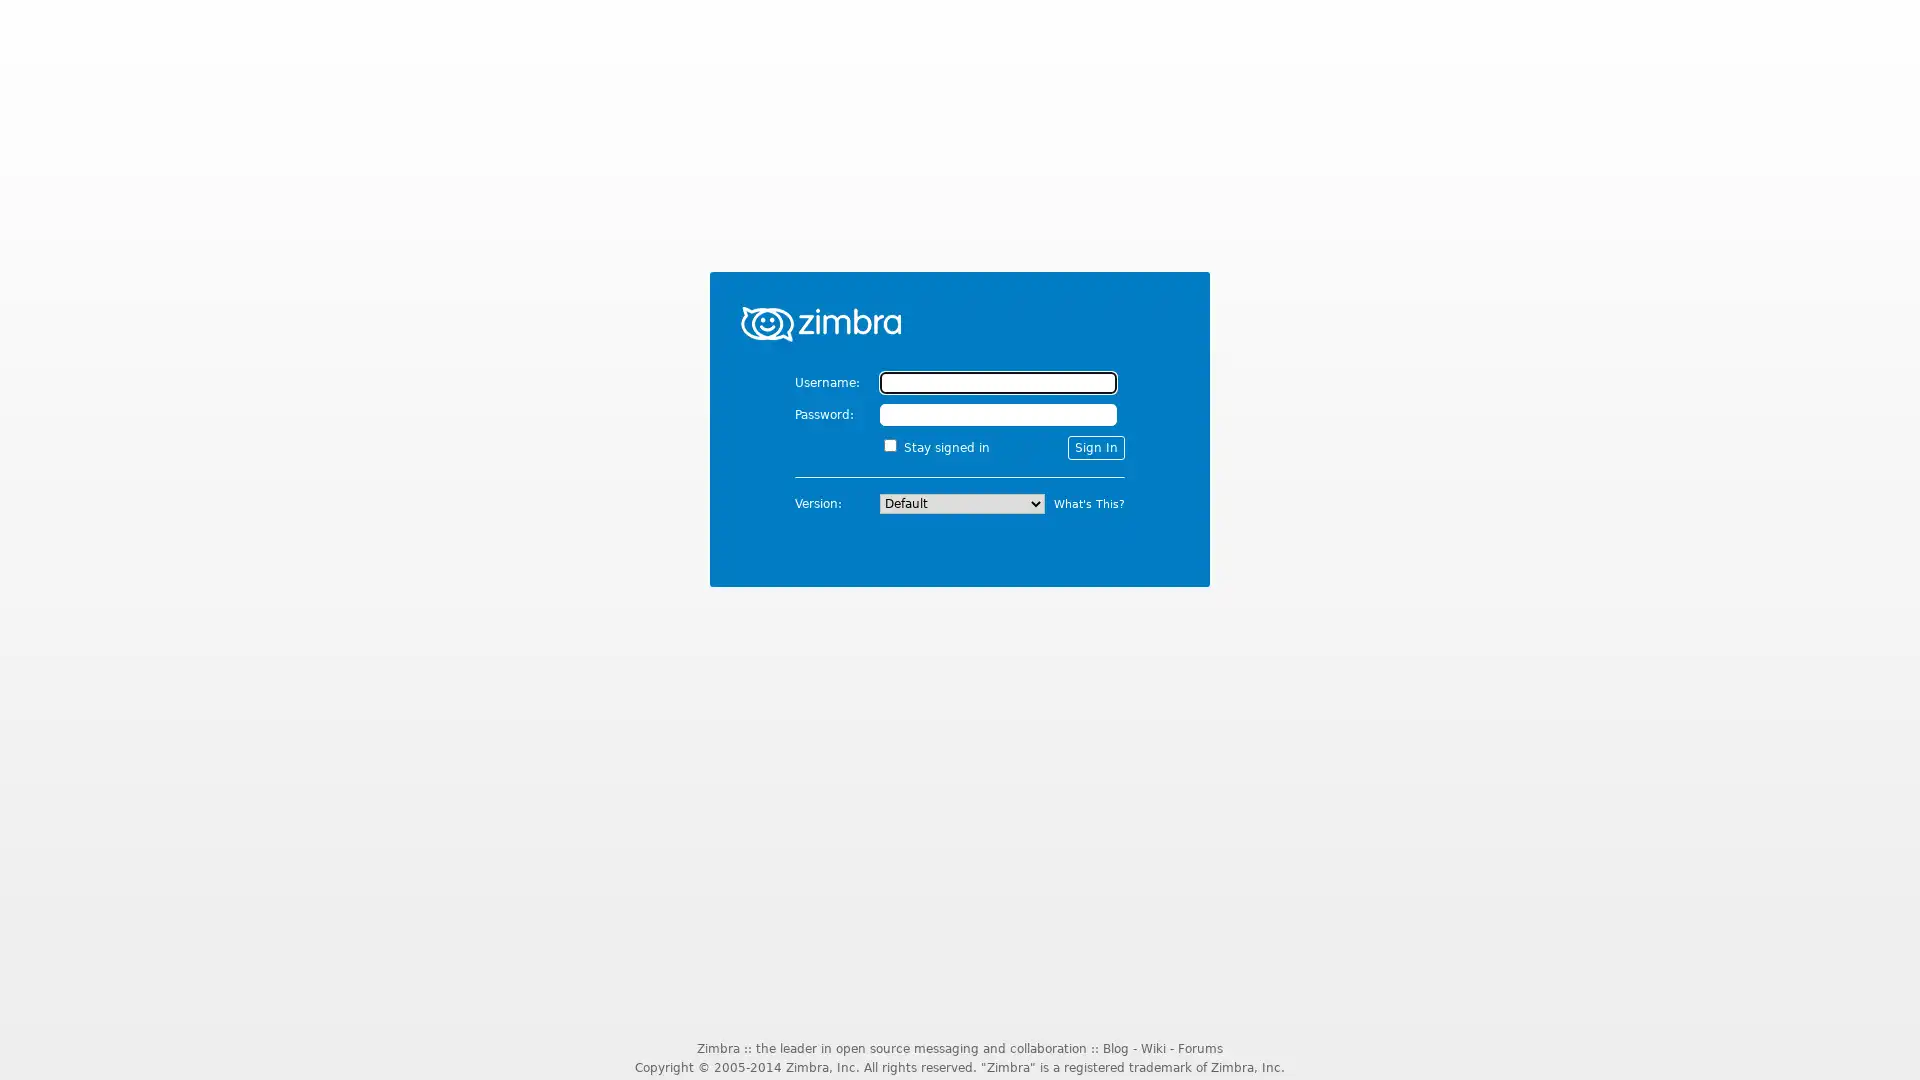  I want to click on Sign In, so click(1095, 446).